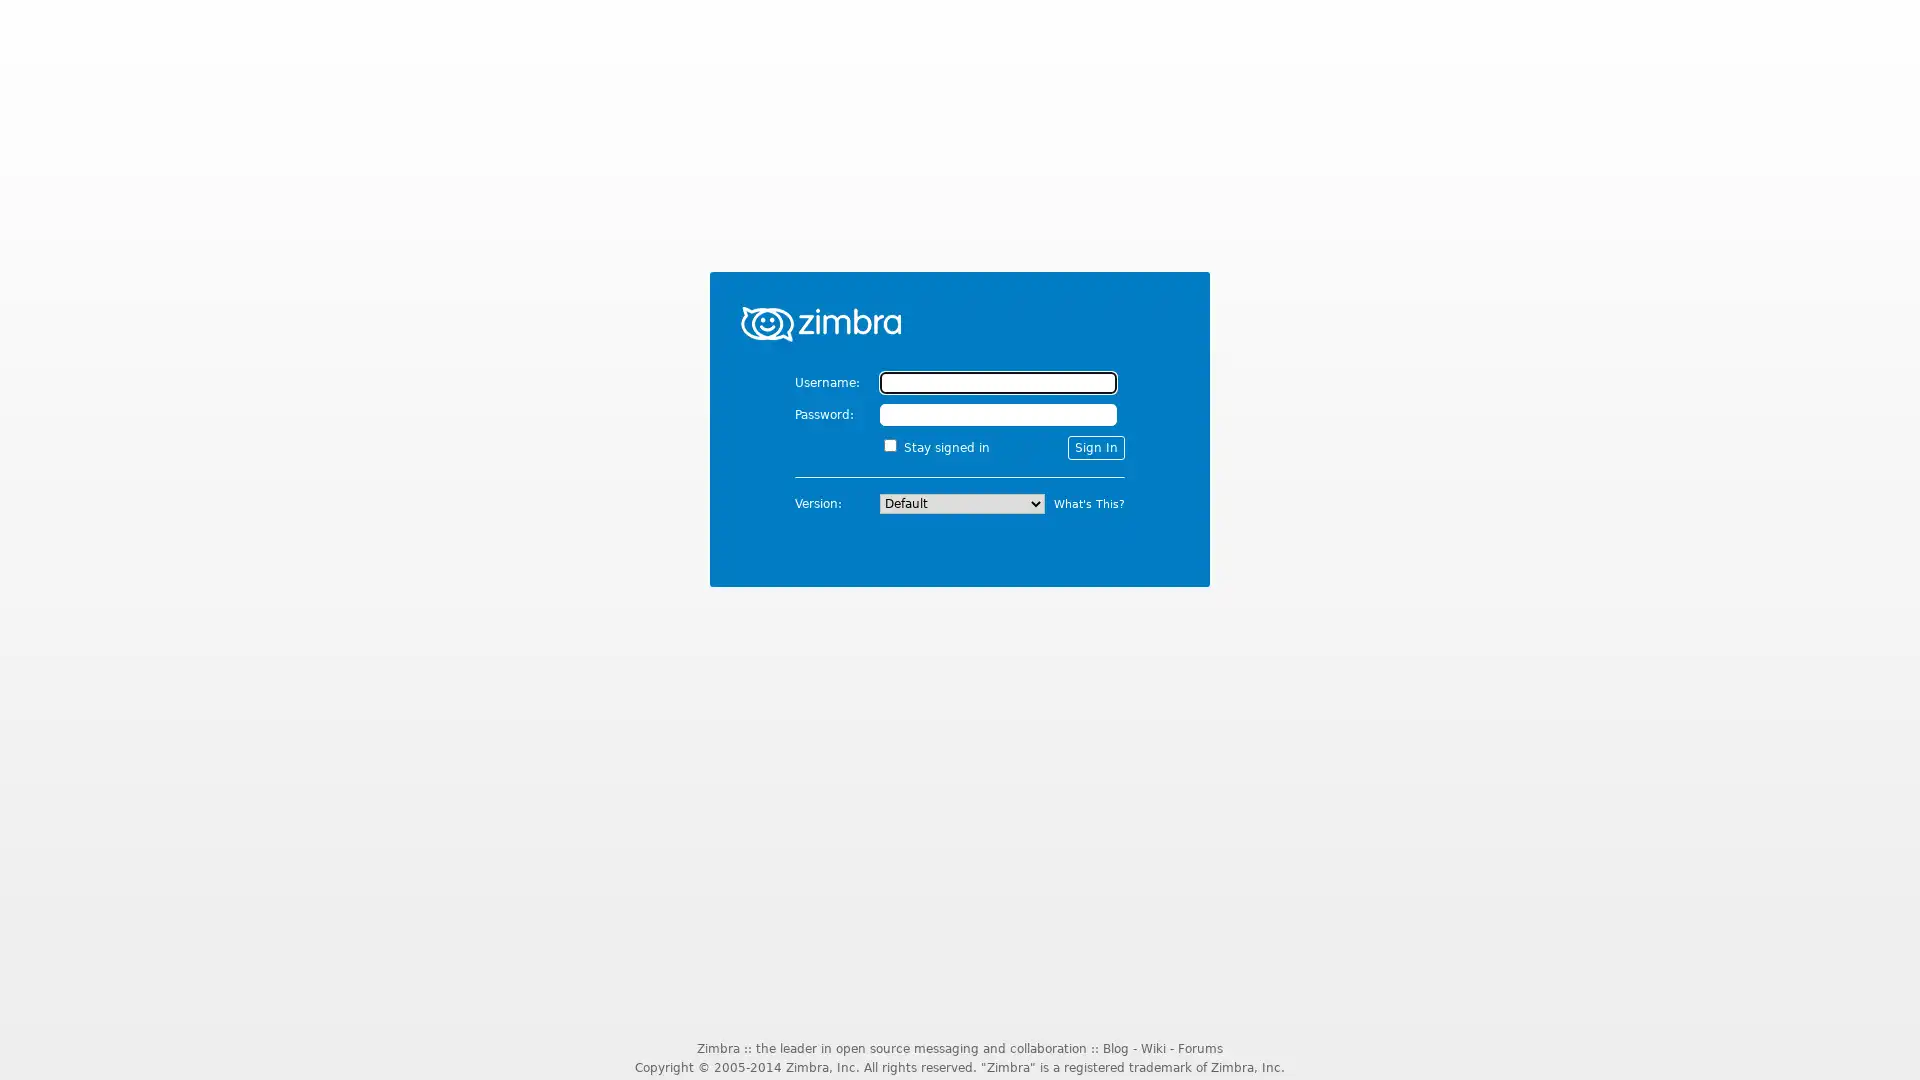  I want to click on Sign In, so click(1095, 446).